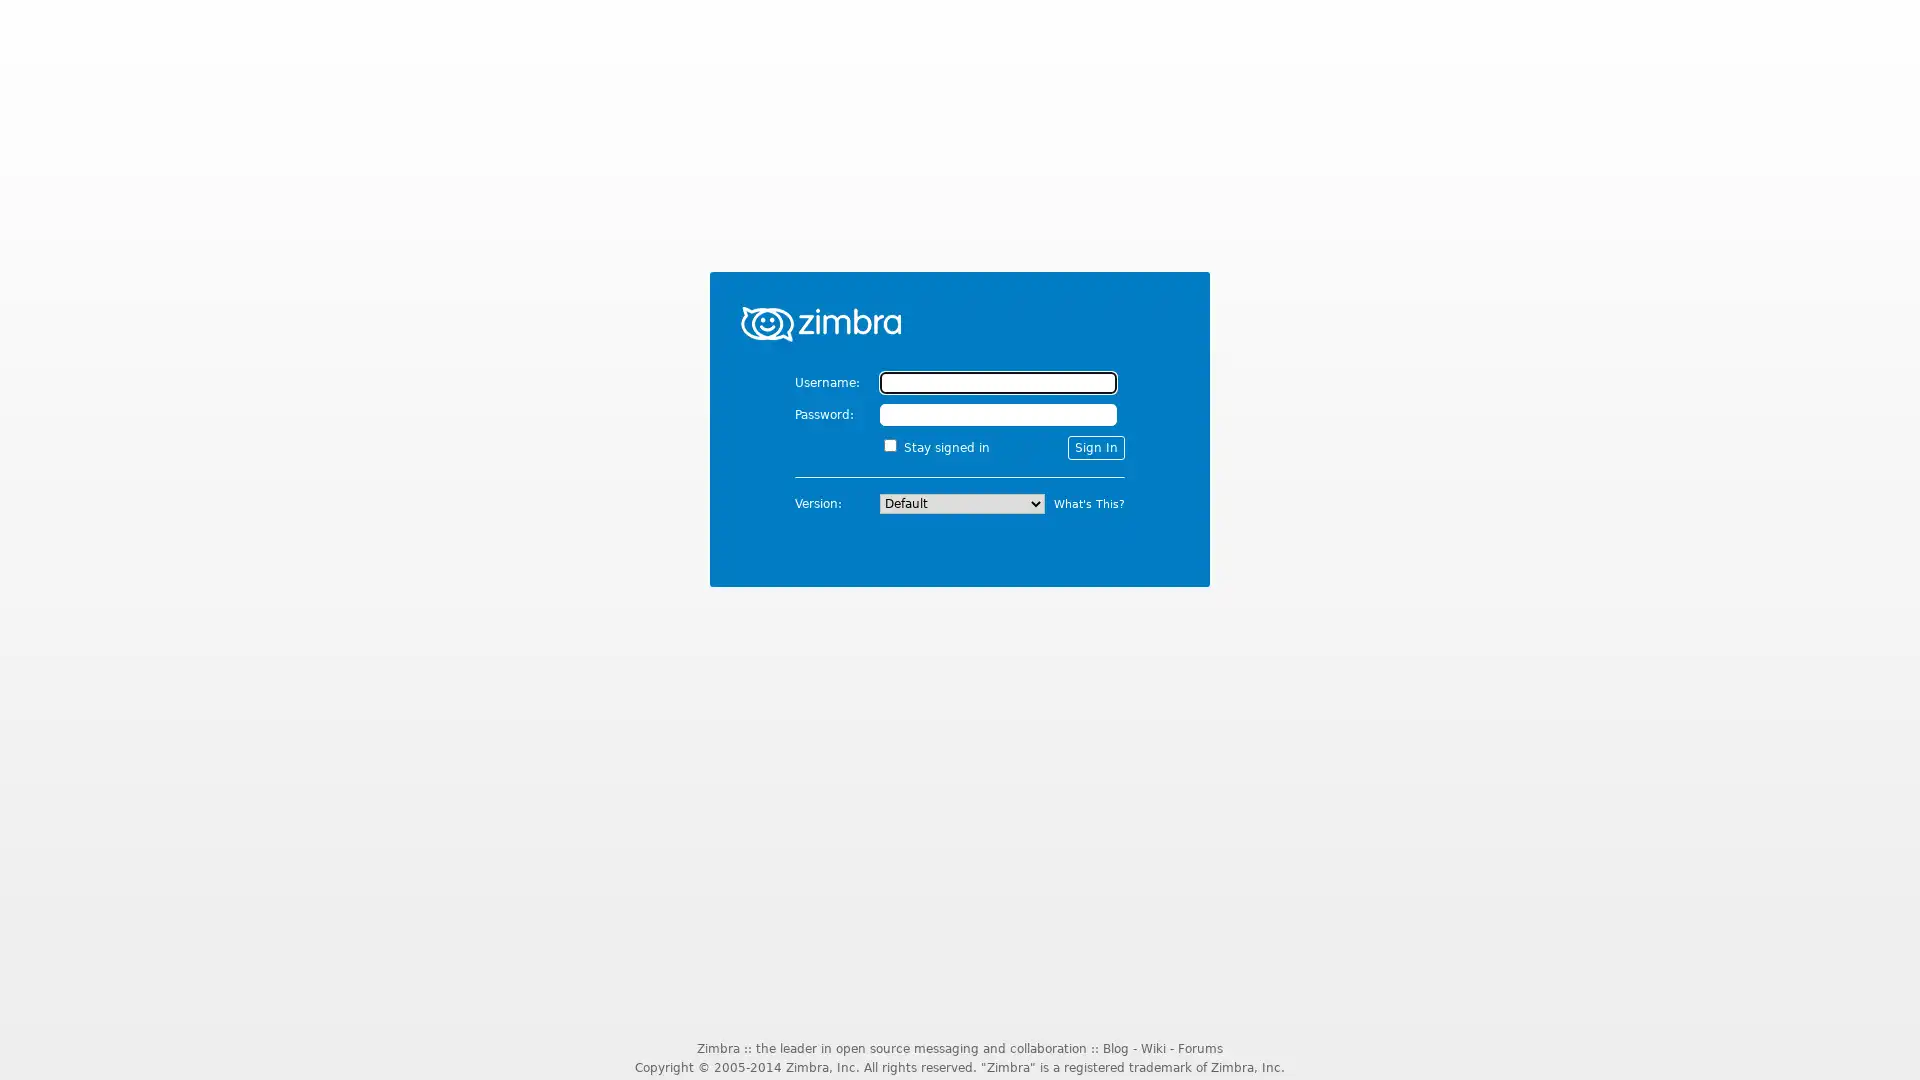  I want to click on Sign In, so click(1095, 446).